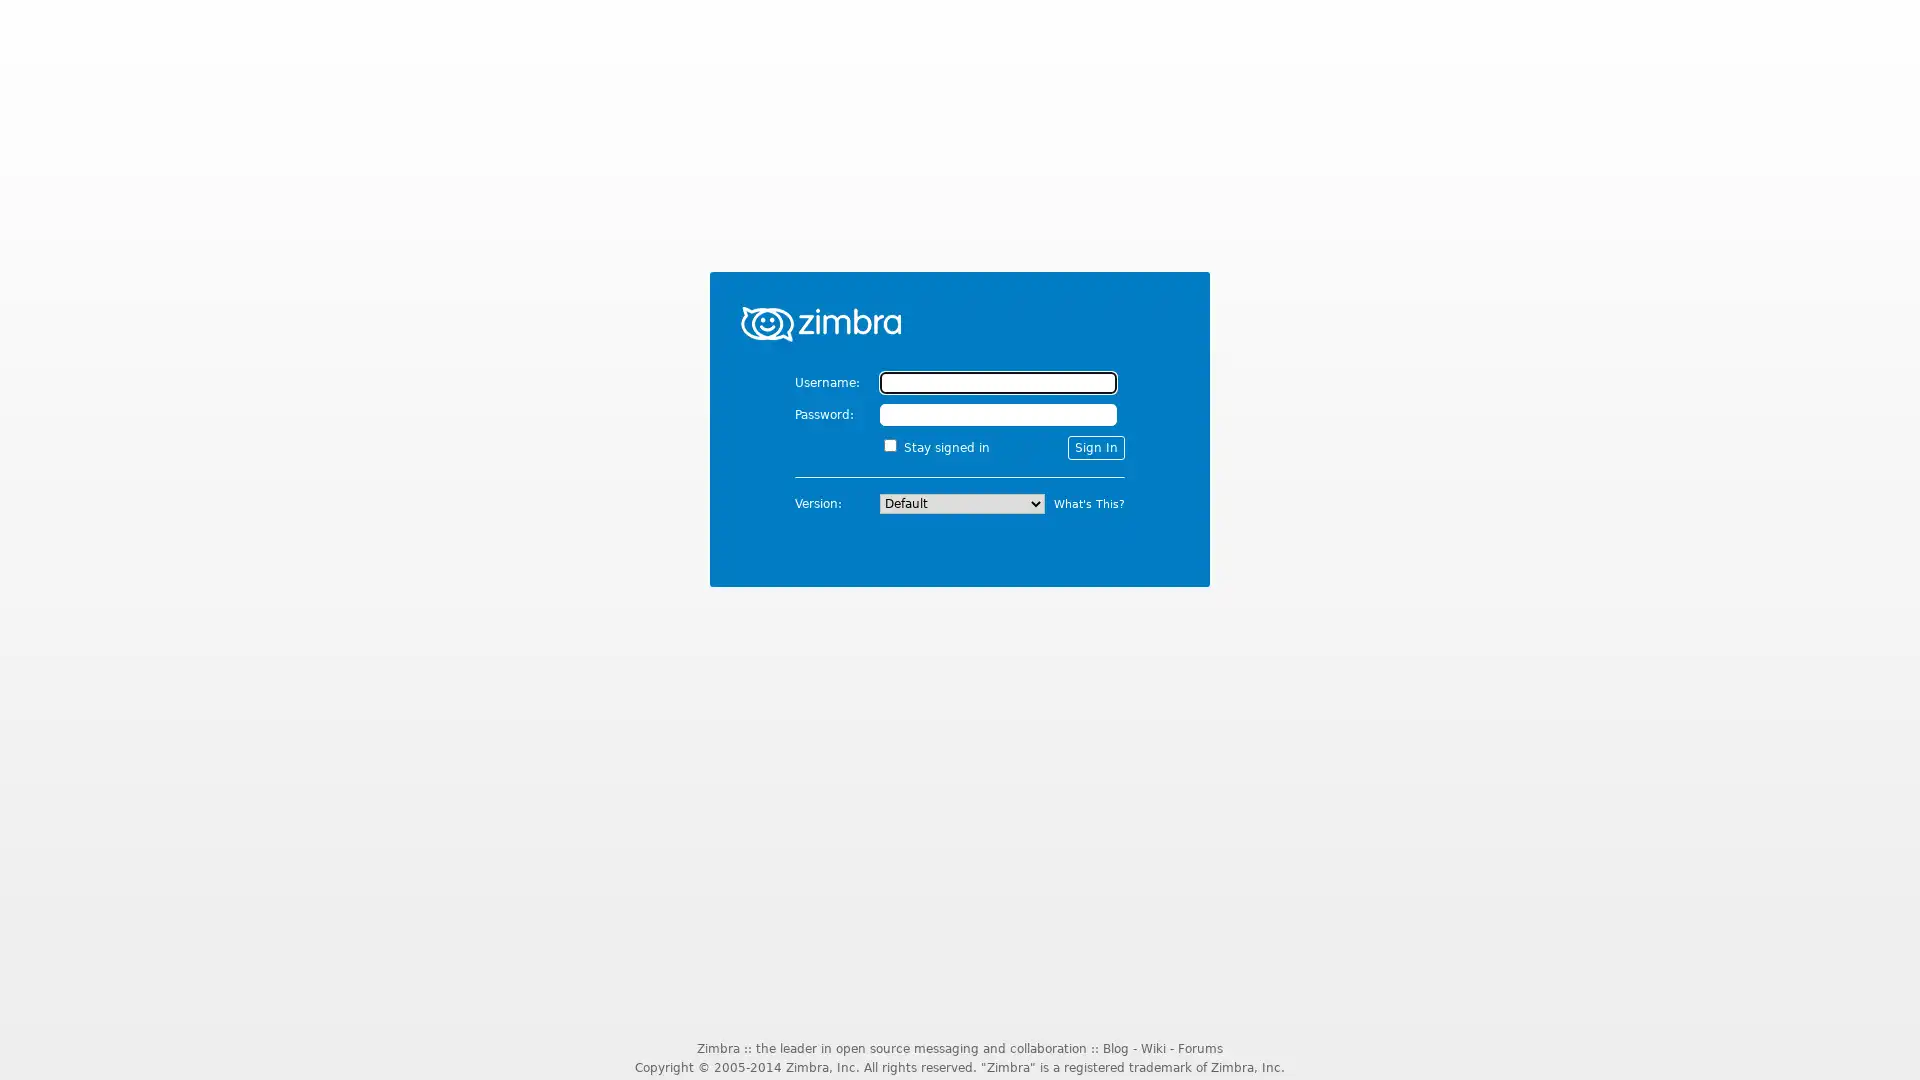  I want to click on Sign In, so click(1095, 446).